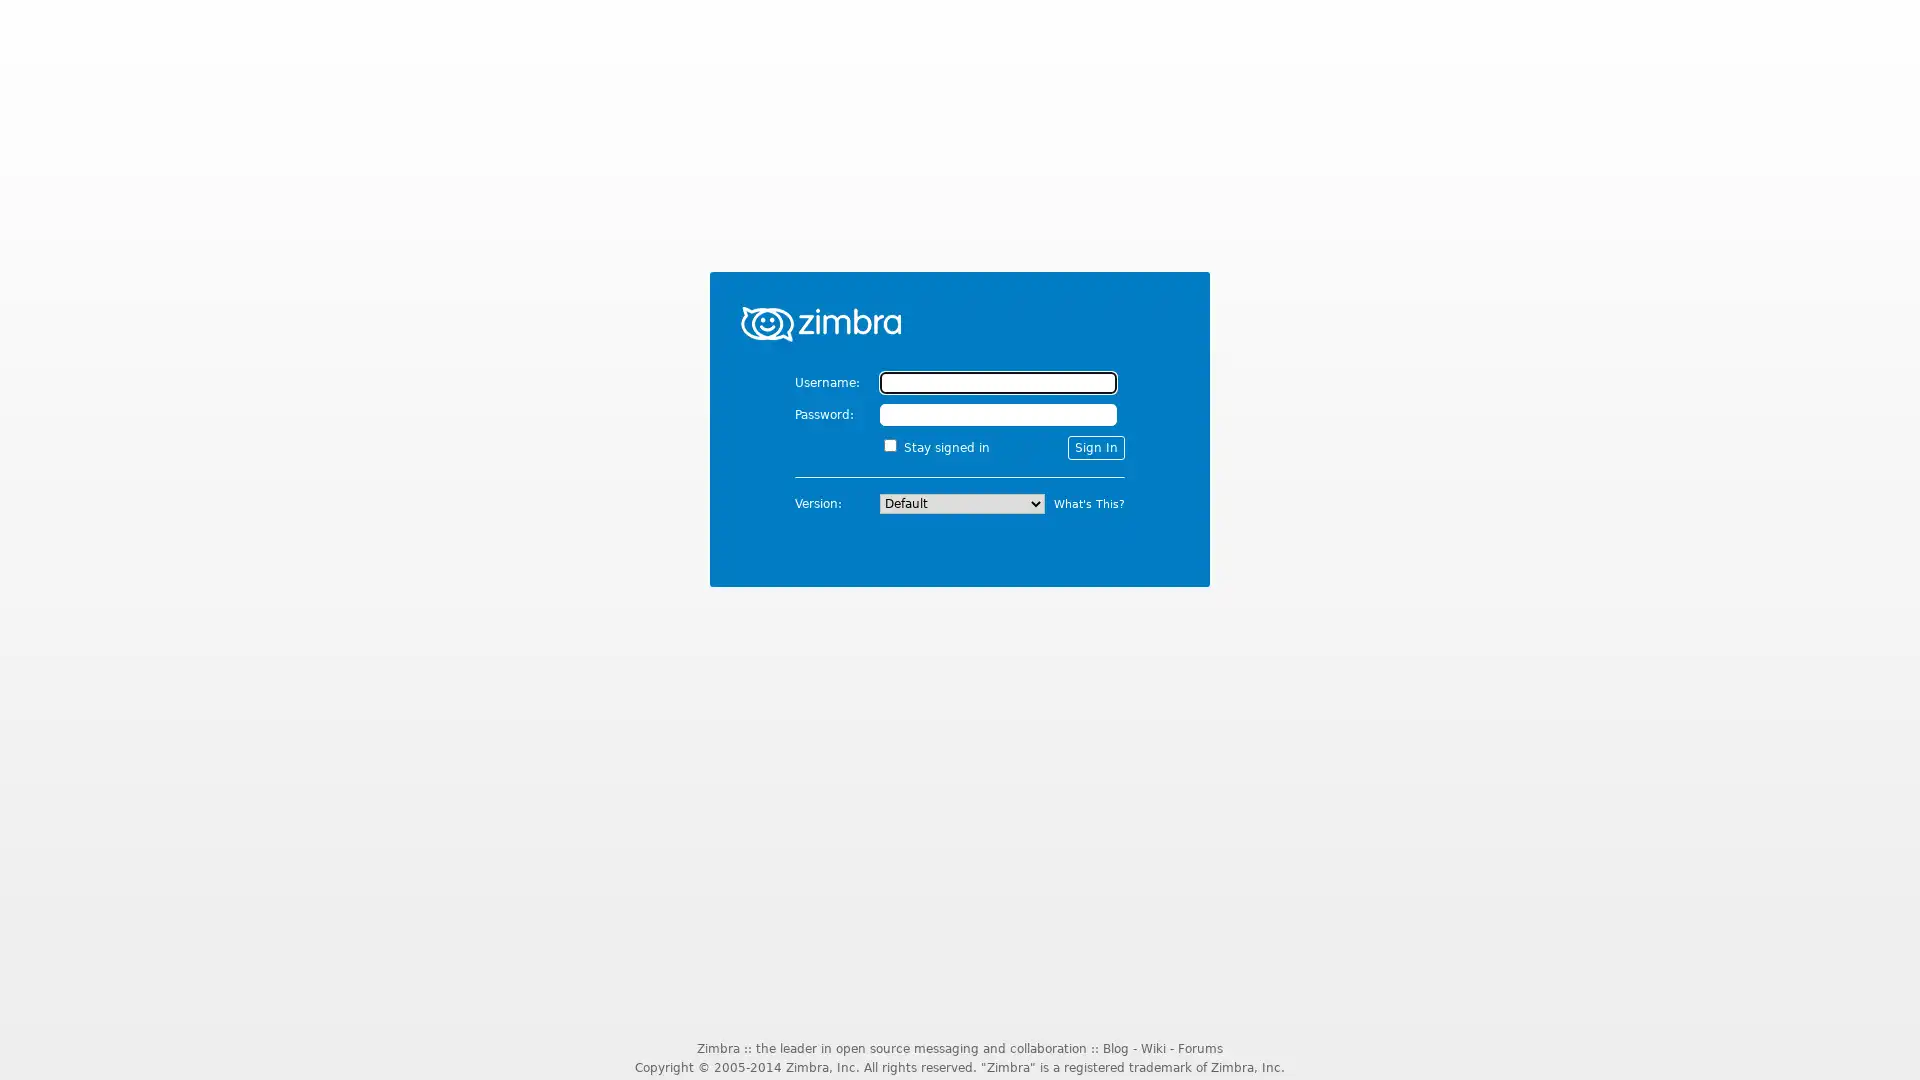  I want to click on Sign In, so click(1095, 446).